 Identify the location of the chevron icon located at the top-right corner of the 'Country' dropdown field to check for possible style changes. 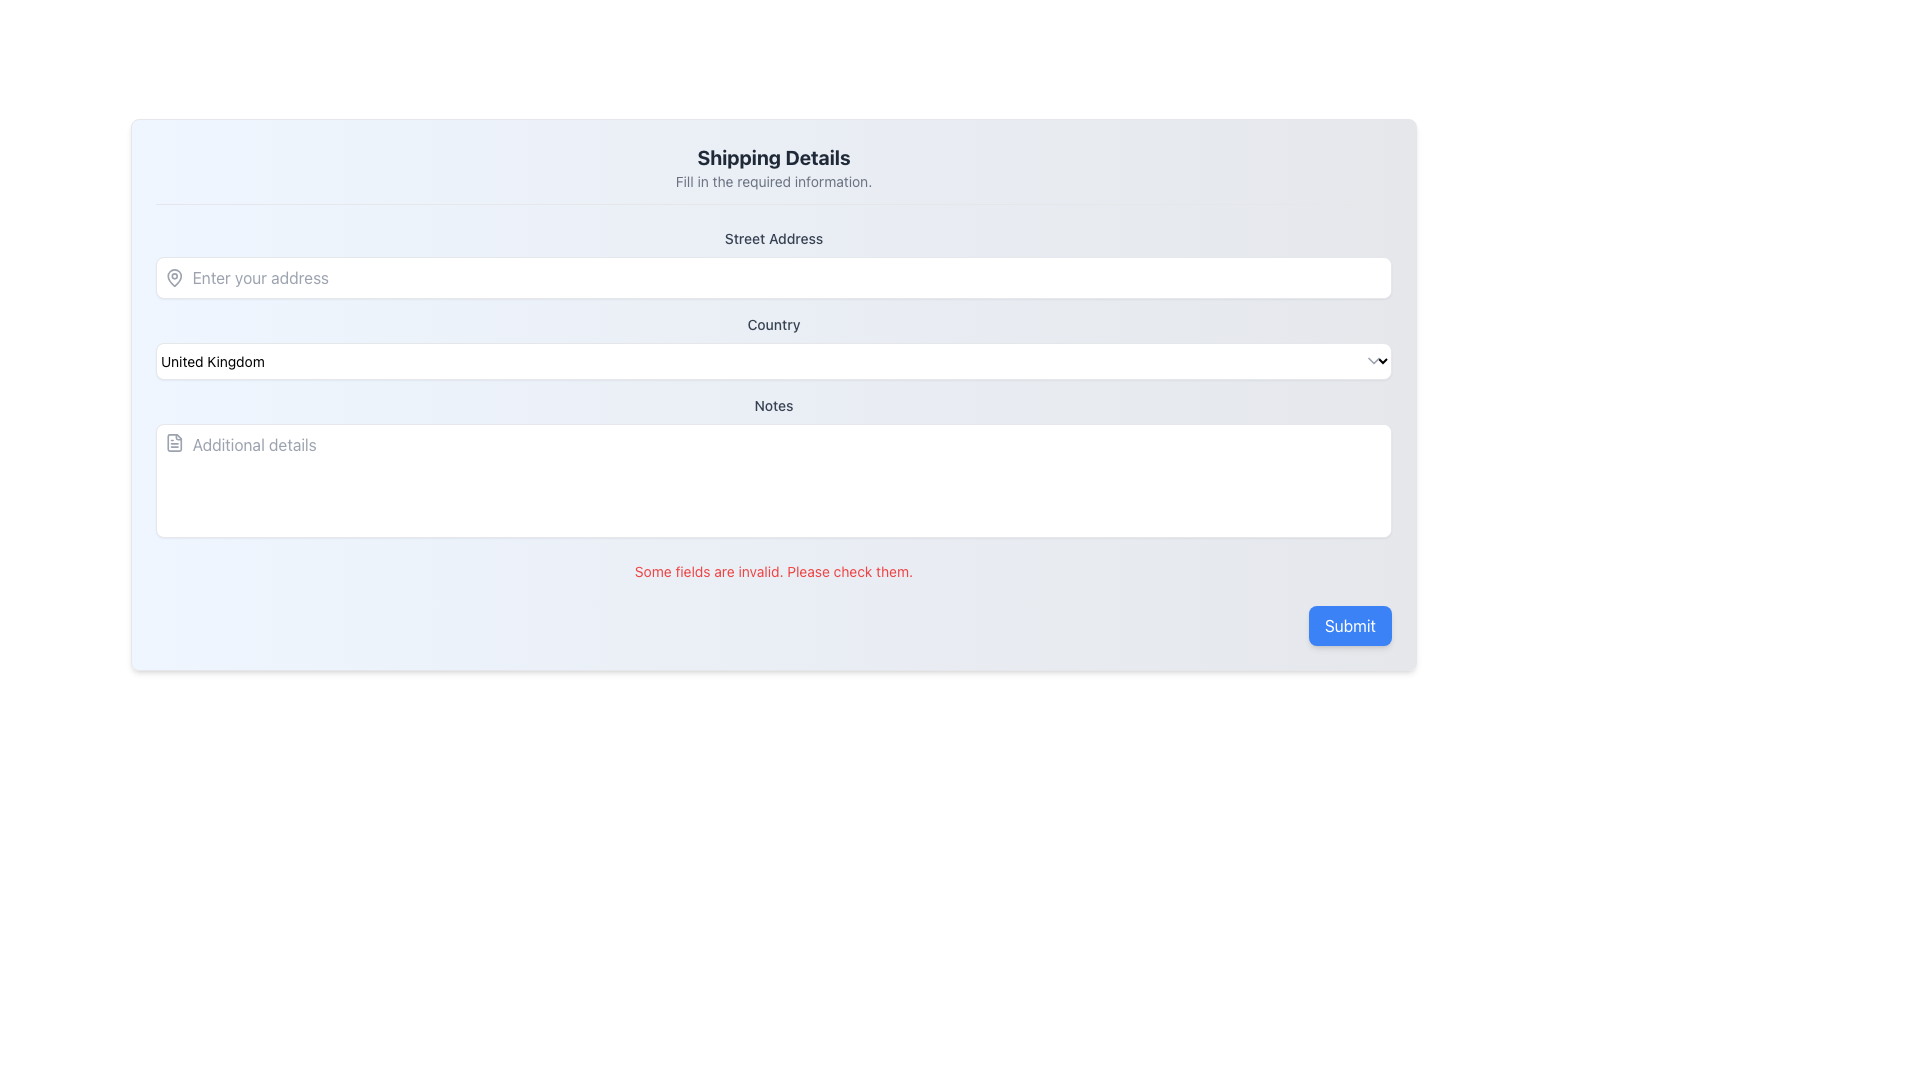
(1372, 361).